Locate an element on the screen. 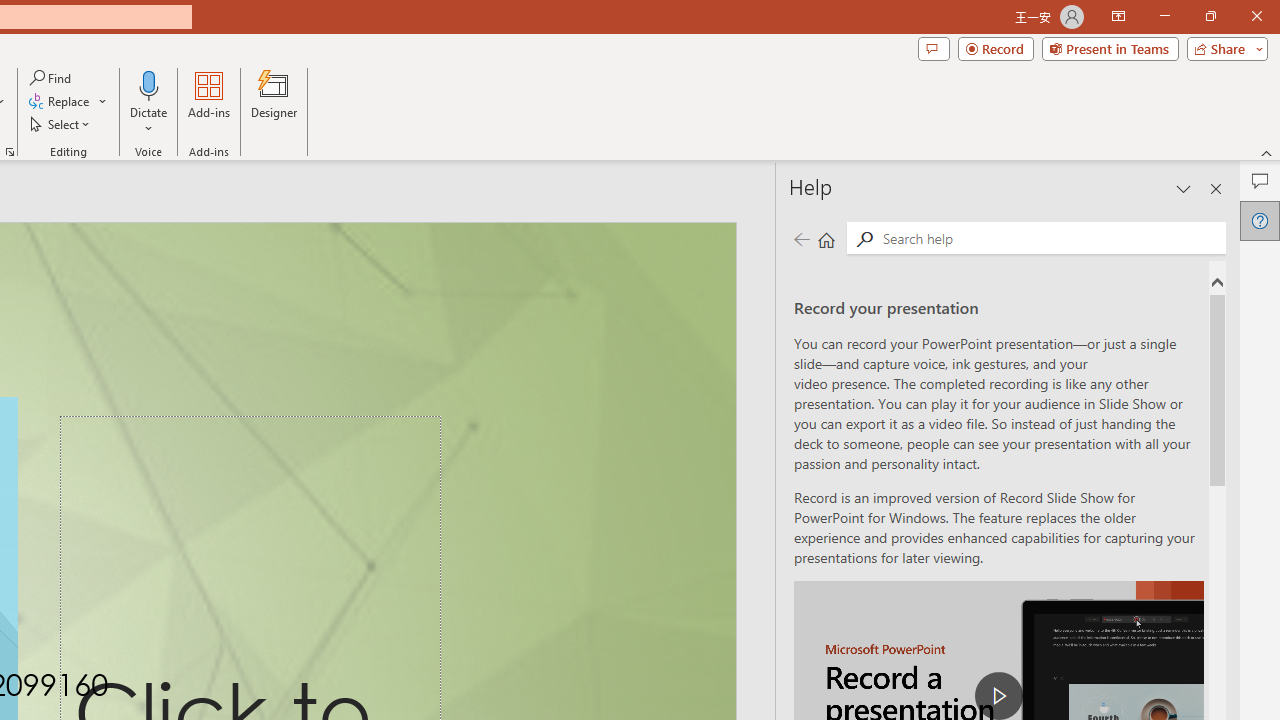  'Previous page' is located at coordinates (801, 238).